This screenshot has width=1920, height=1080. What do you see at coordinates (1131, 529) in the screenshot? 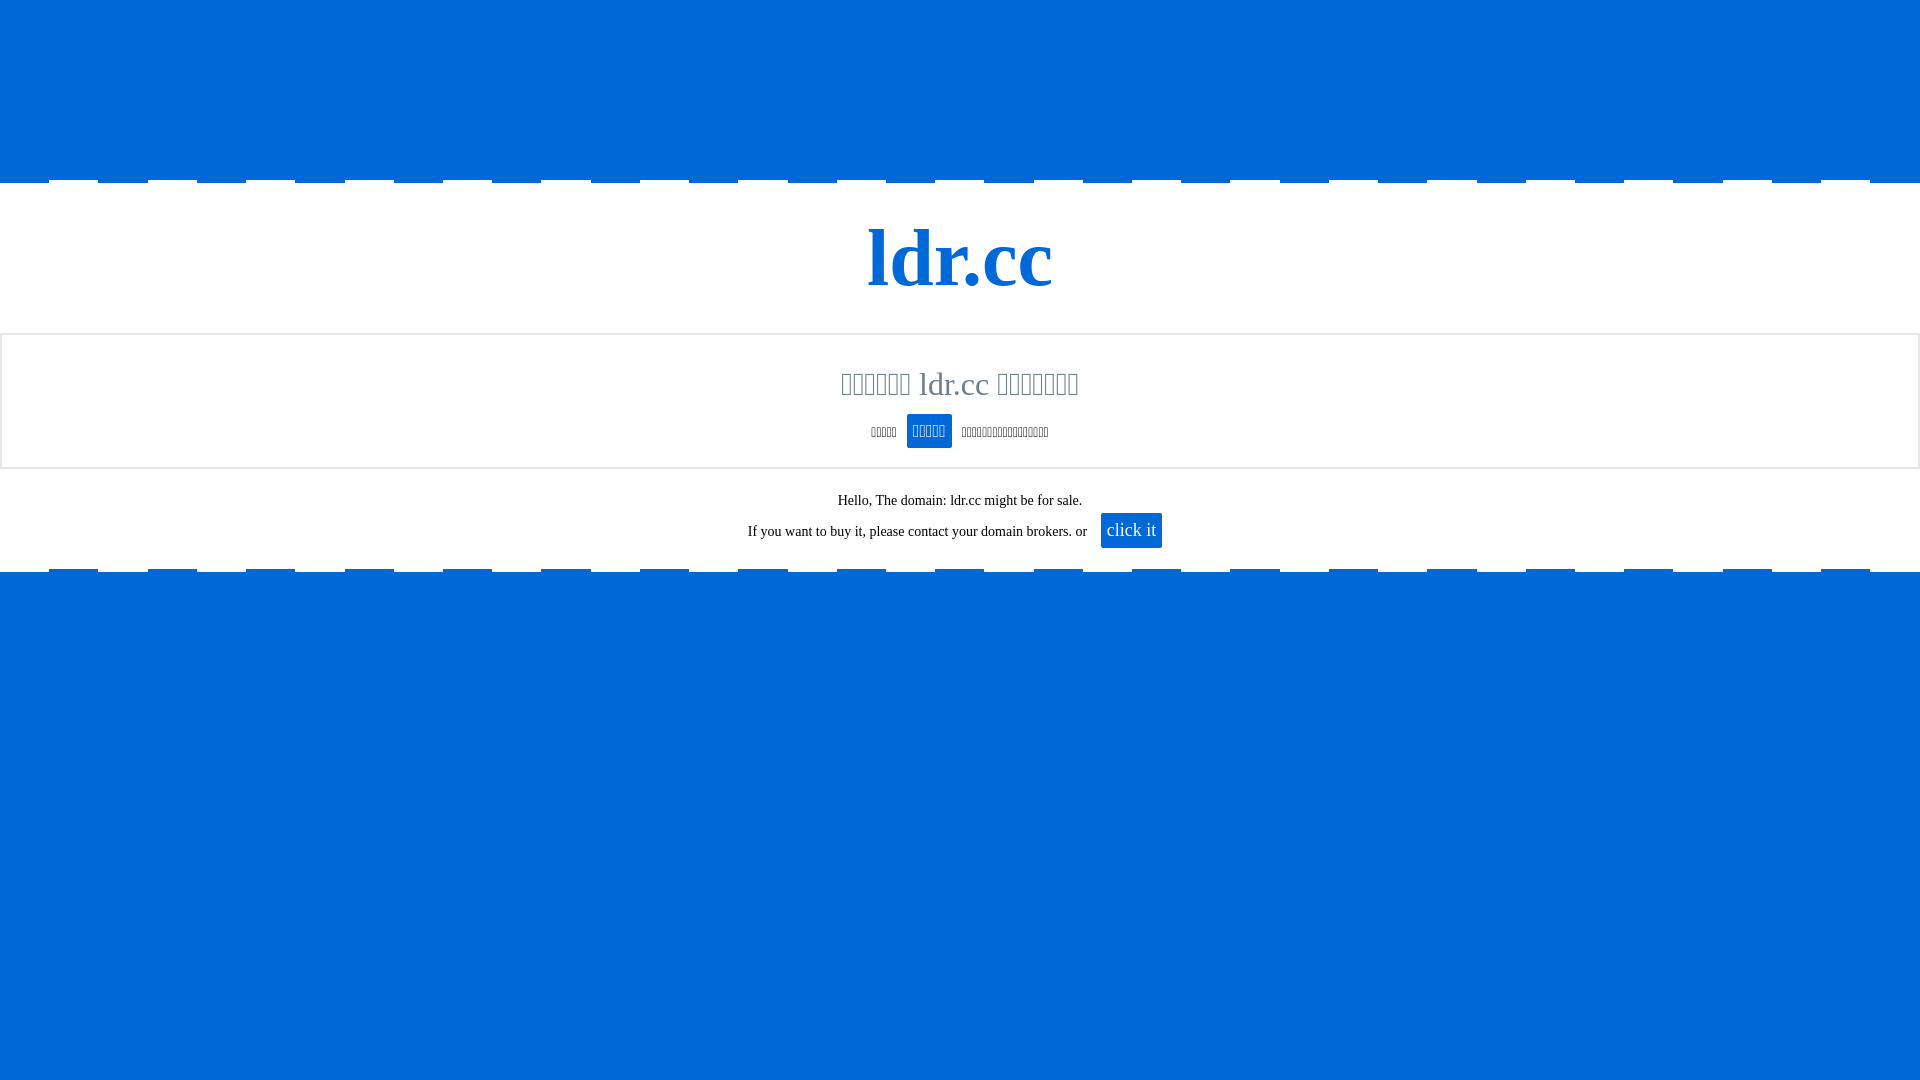
I see `'click it'` at bounding box center [1131, 529].